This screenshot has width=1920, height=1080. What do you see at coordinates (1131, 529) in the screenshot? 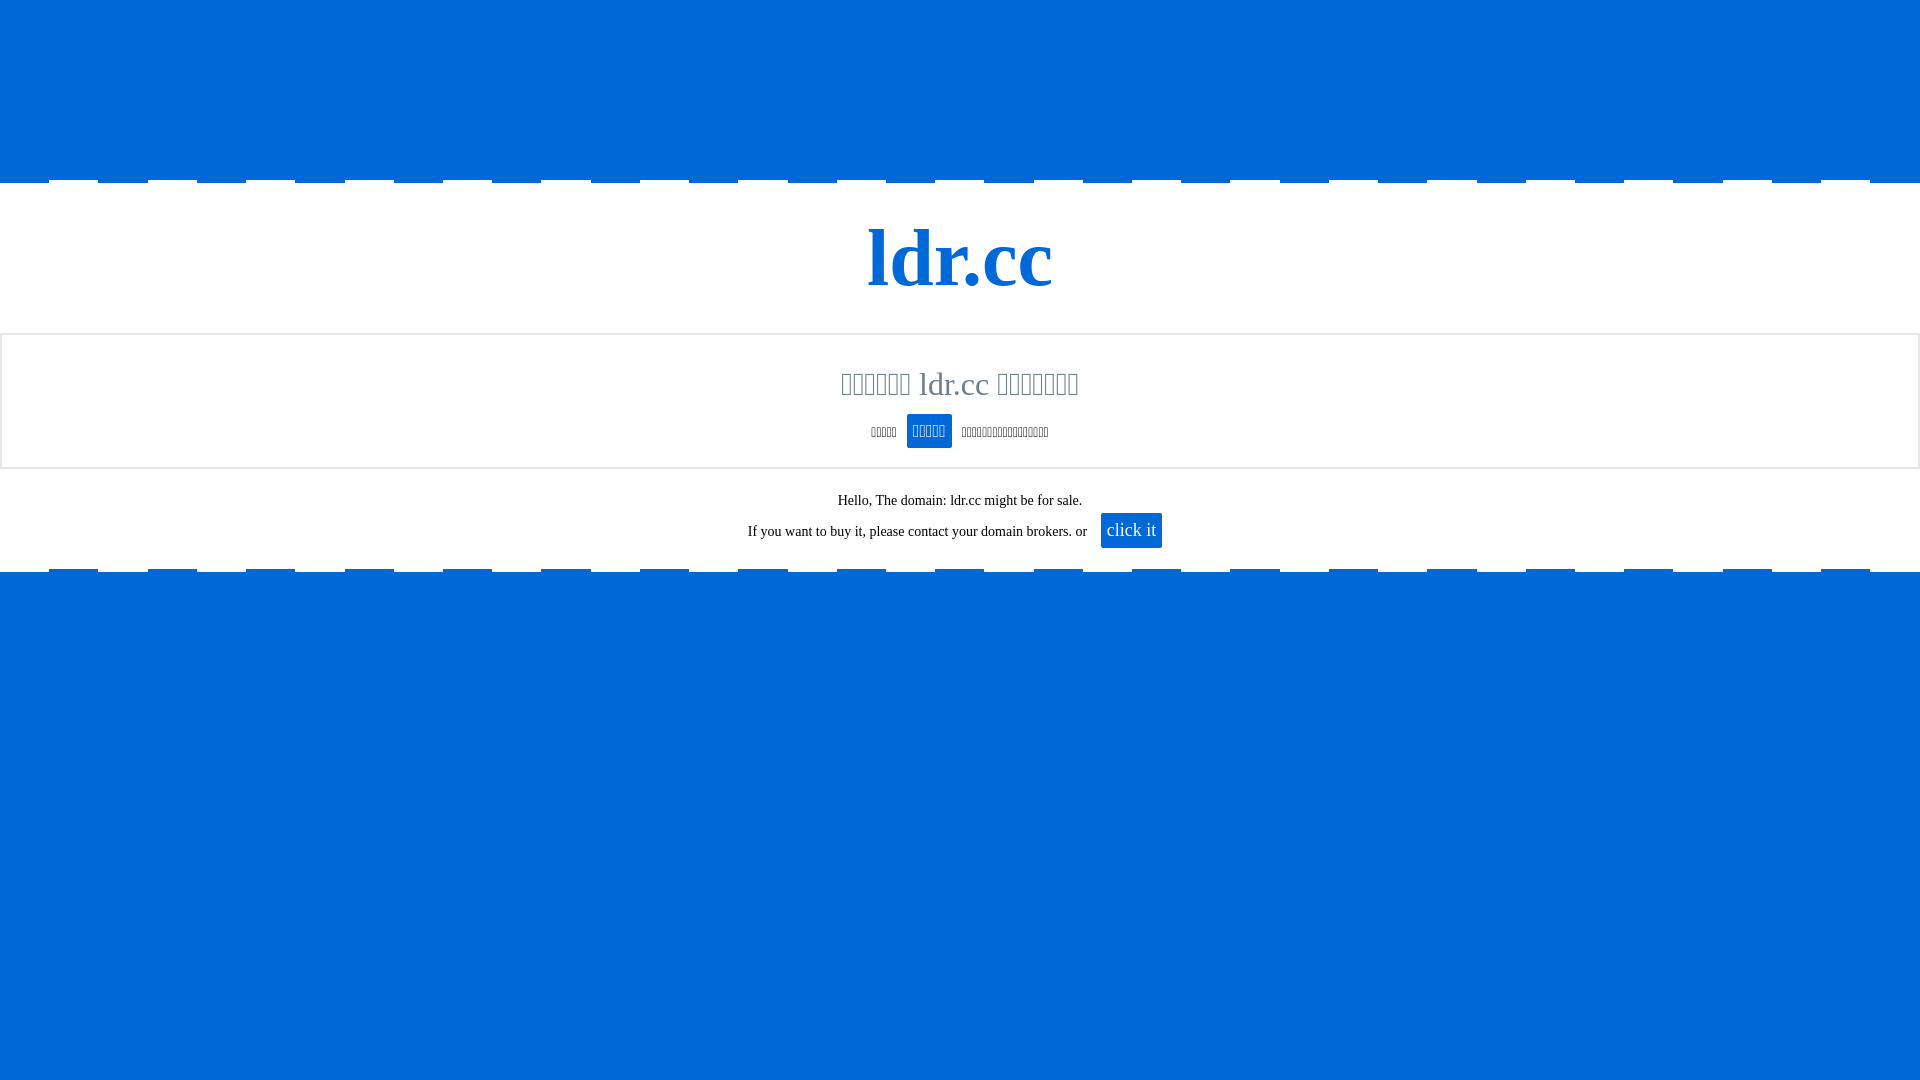
I see `'click it'` at bounding box center [1131, 529].